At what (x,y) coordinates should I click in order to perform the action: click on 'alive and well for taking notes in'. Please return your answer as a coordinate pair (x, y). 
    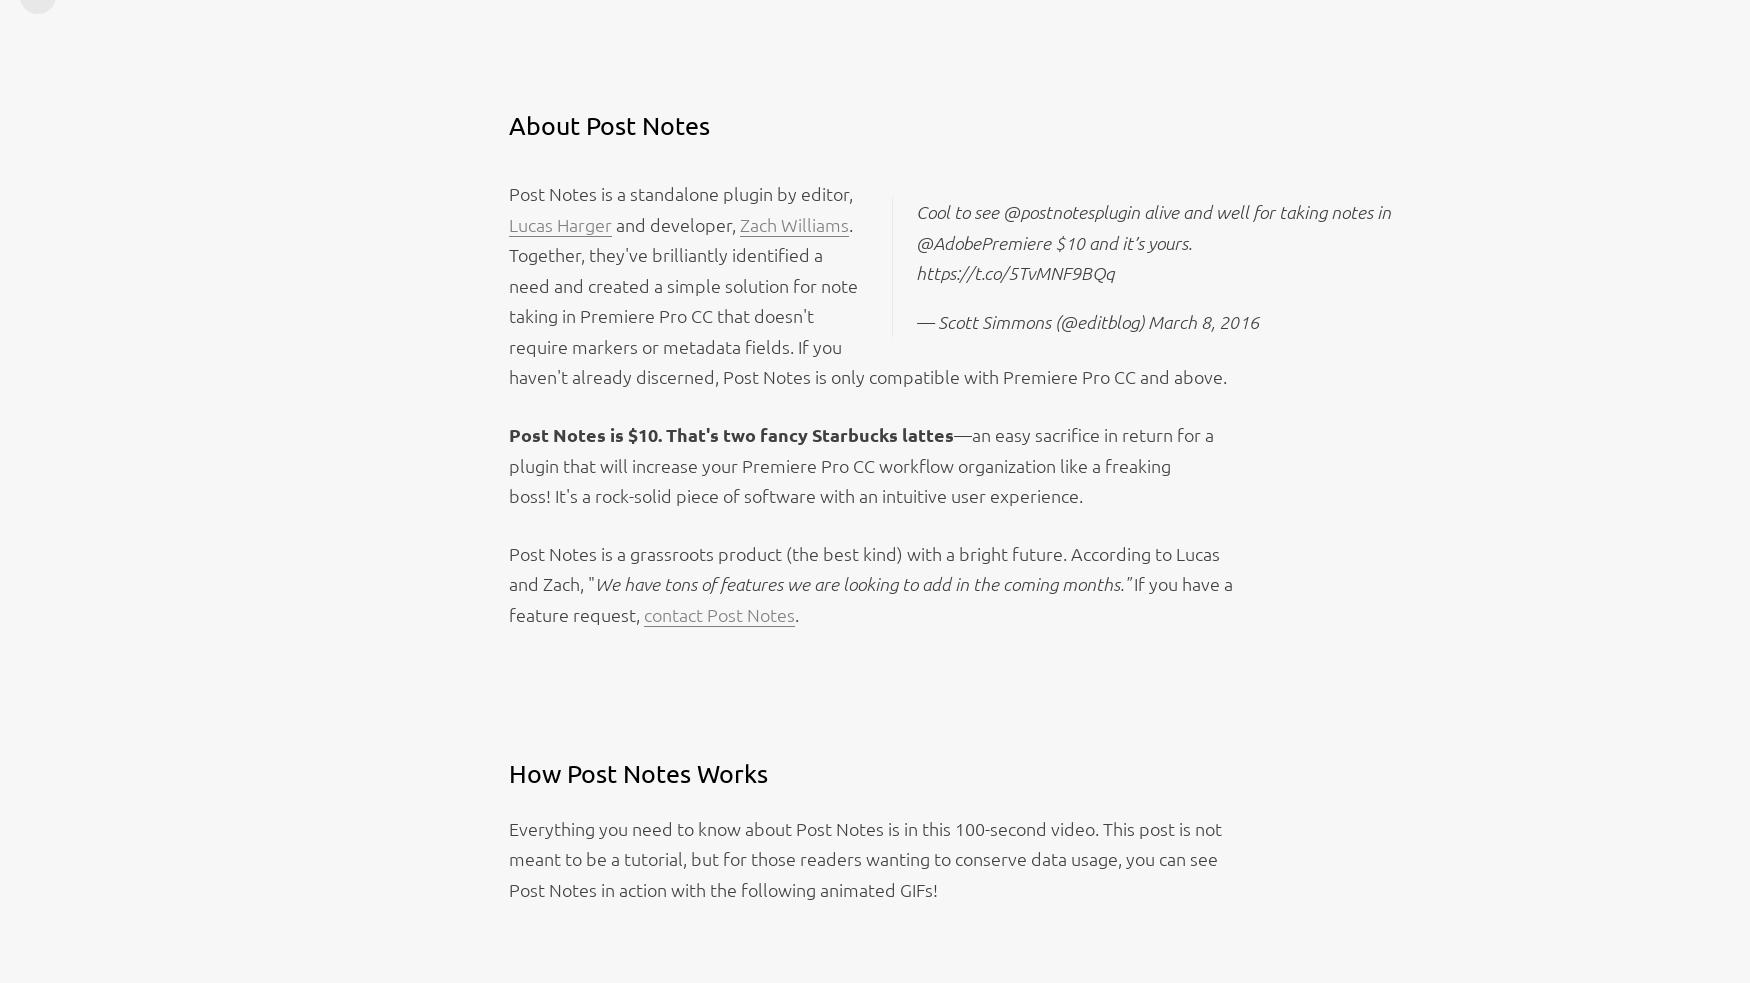
    Looking at the image, I should click on (1264, 210).